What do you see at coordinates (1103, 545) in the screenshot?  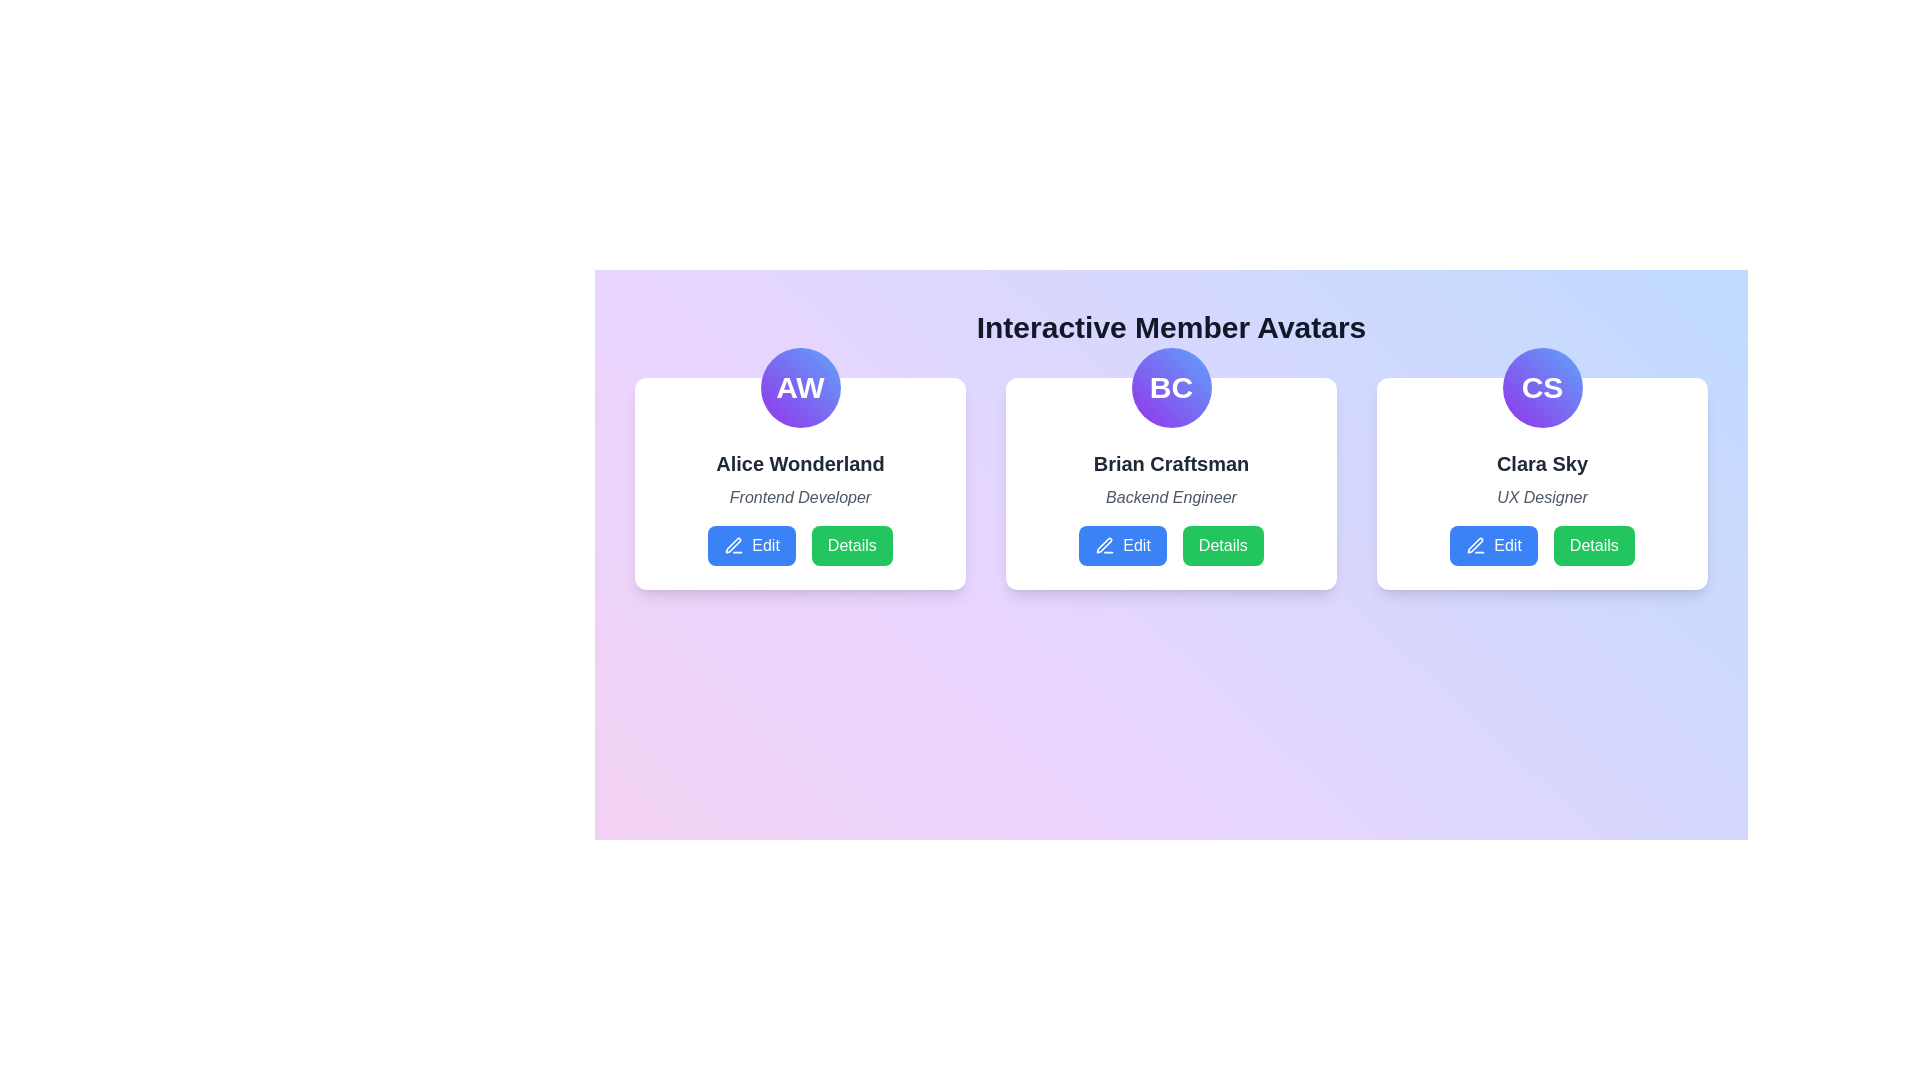 I see `the slanted pen icon within the 'Edit' button of the middle card titled 'Brian Craftsman', which is represented in white on a blue background` at bounding box center [1103, 545].